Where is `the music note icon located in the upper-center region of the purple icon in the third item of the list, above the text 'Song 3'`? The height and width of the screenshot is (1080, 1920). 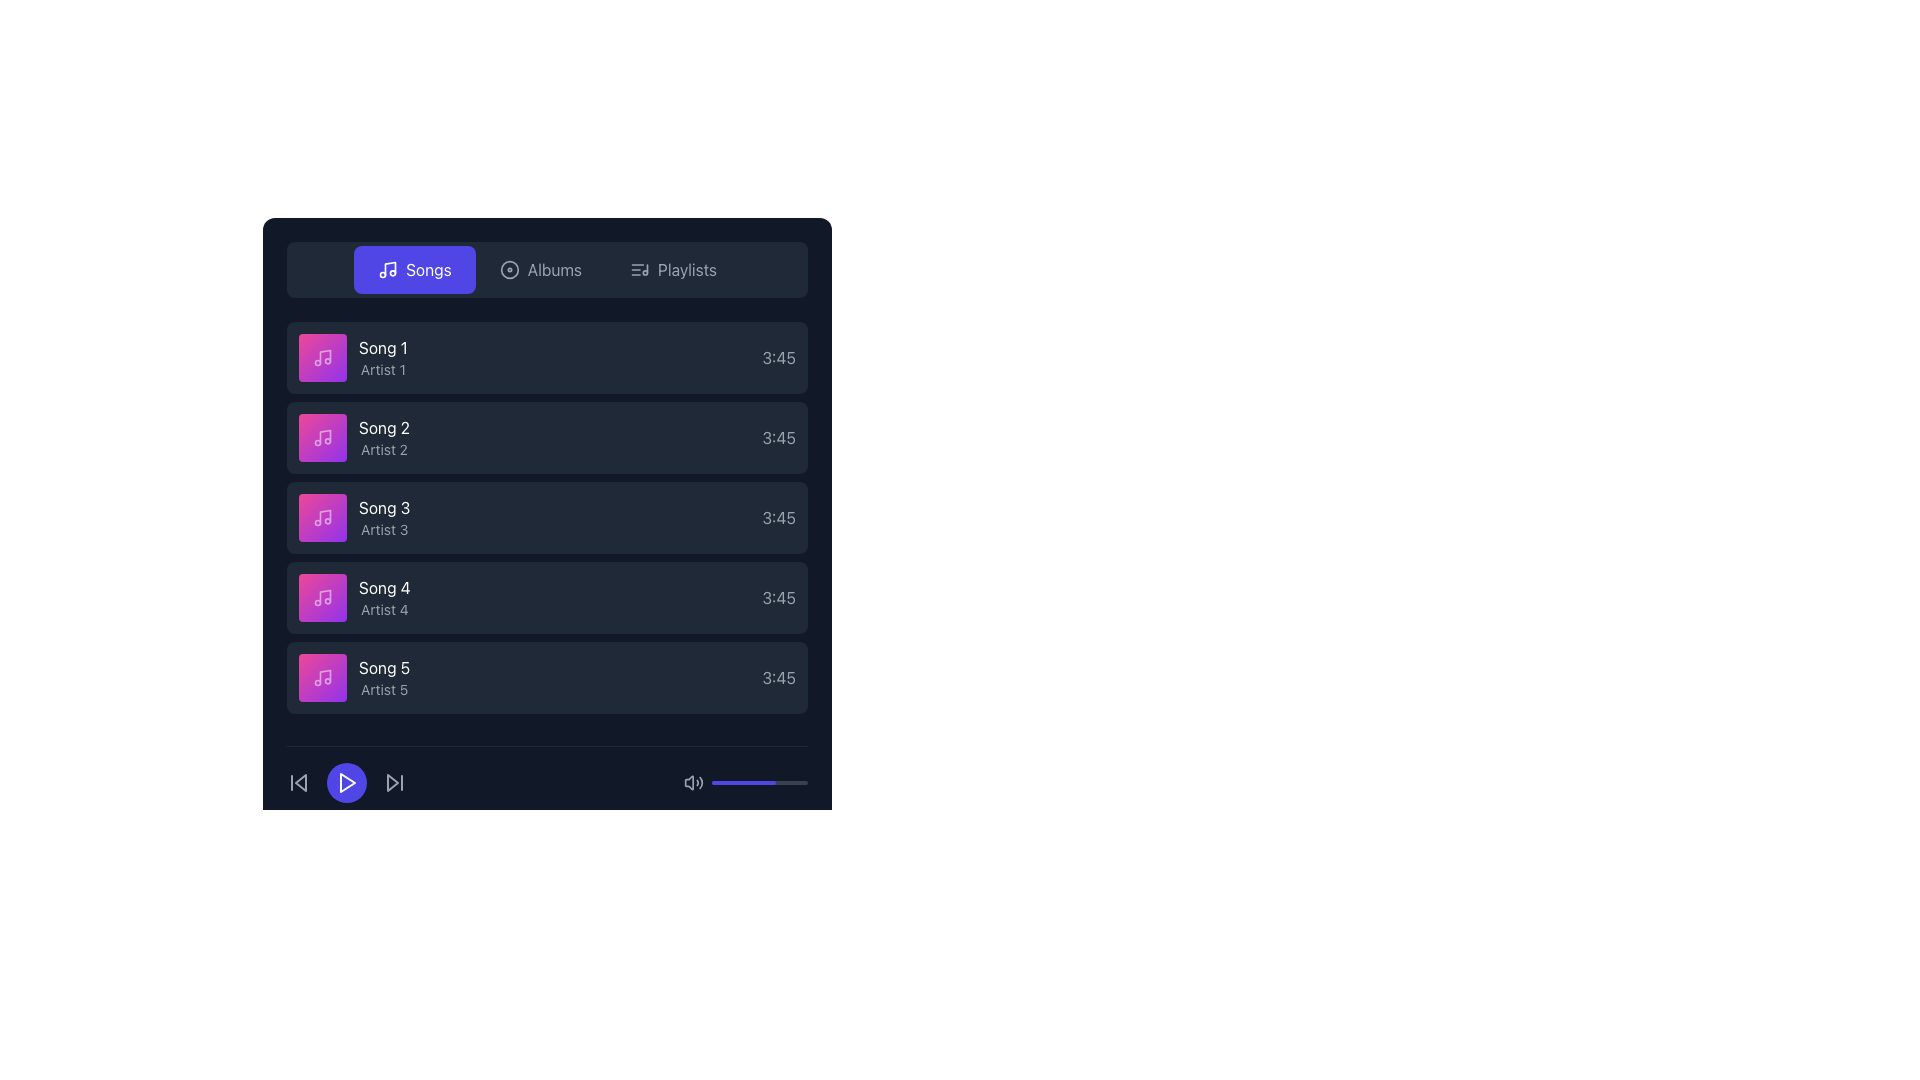
the music note icon located in the upper-center region of the purple icon in the third item of the list, above the text 'Song 3' is located at coordinates (325, 515).